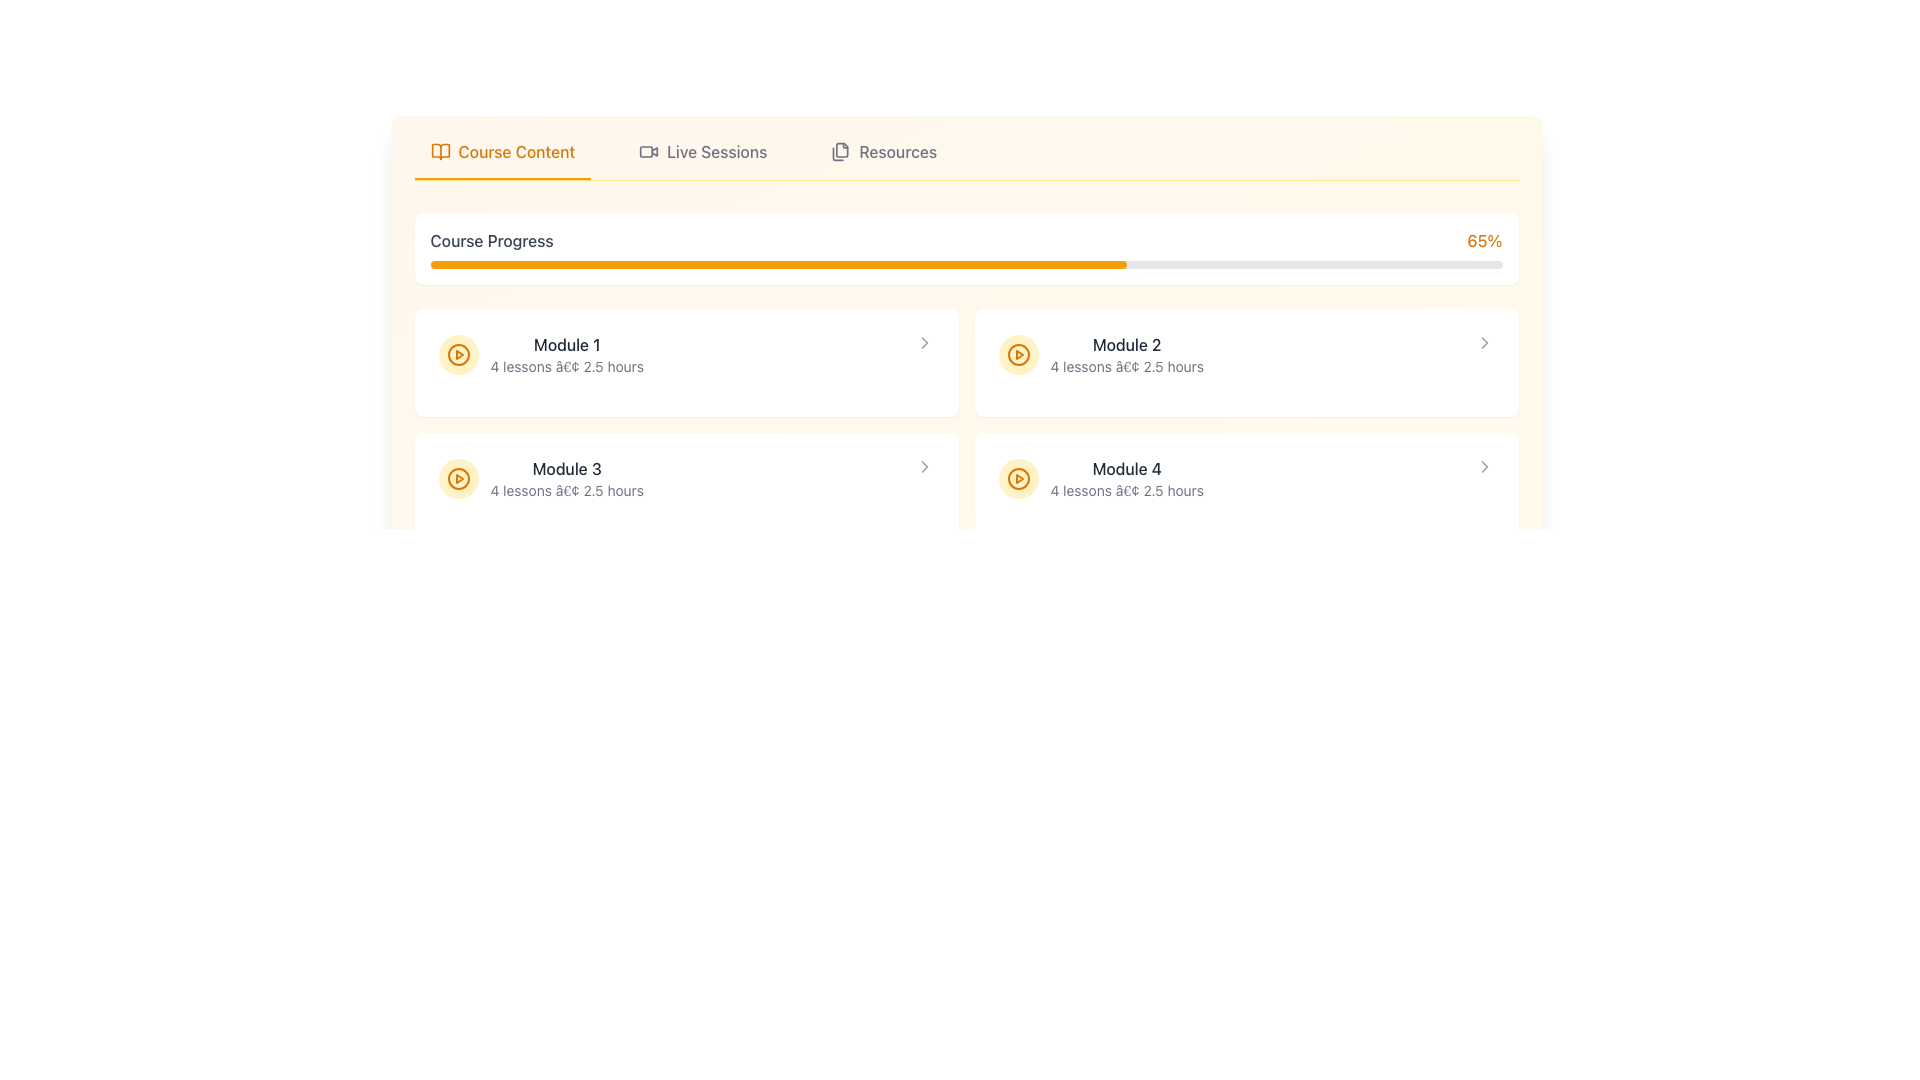 Image resolution: width=1920 pixels, height=1080 pixels. Describe the element at coordinates (1127, 343) in the screenshot. I see `the Text label containing the text 'Module 2', which is styled in bold and dark gray, located in the second module card of the second column in a 2x2 grid layout under the 'Course Progress' bar` at that location.